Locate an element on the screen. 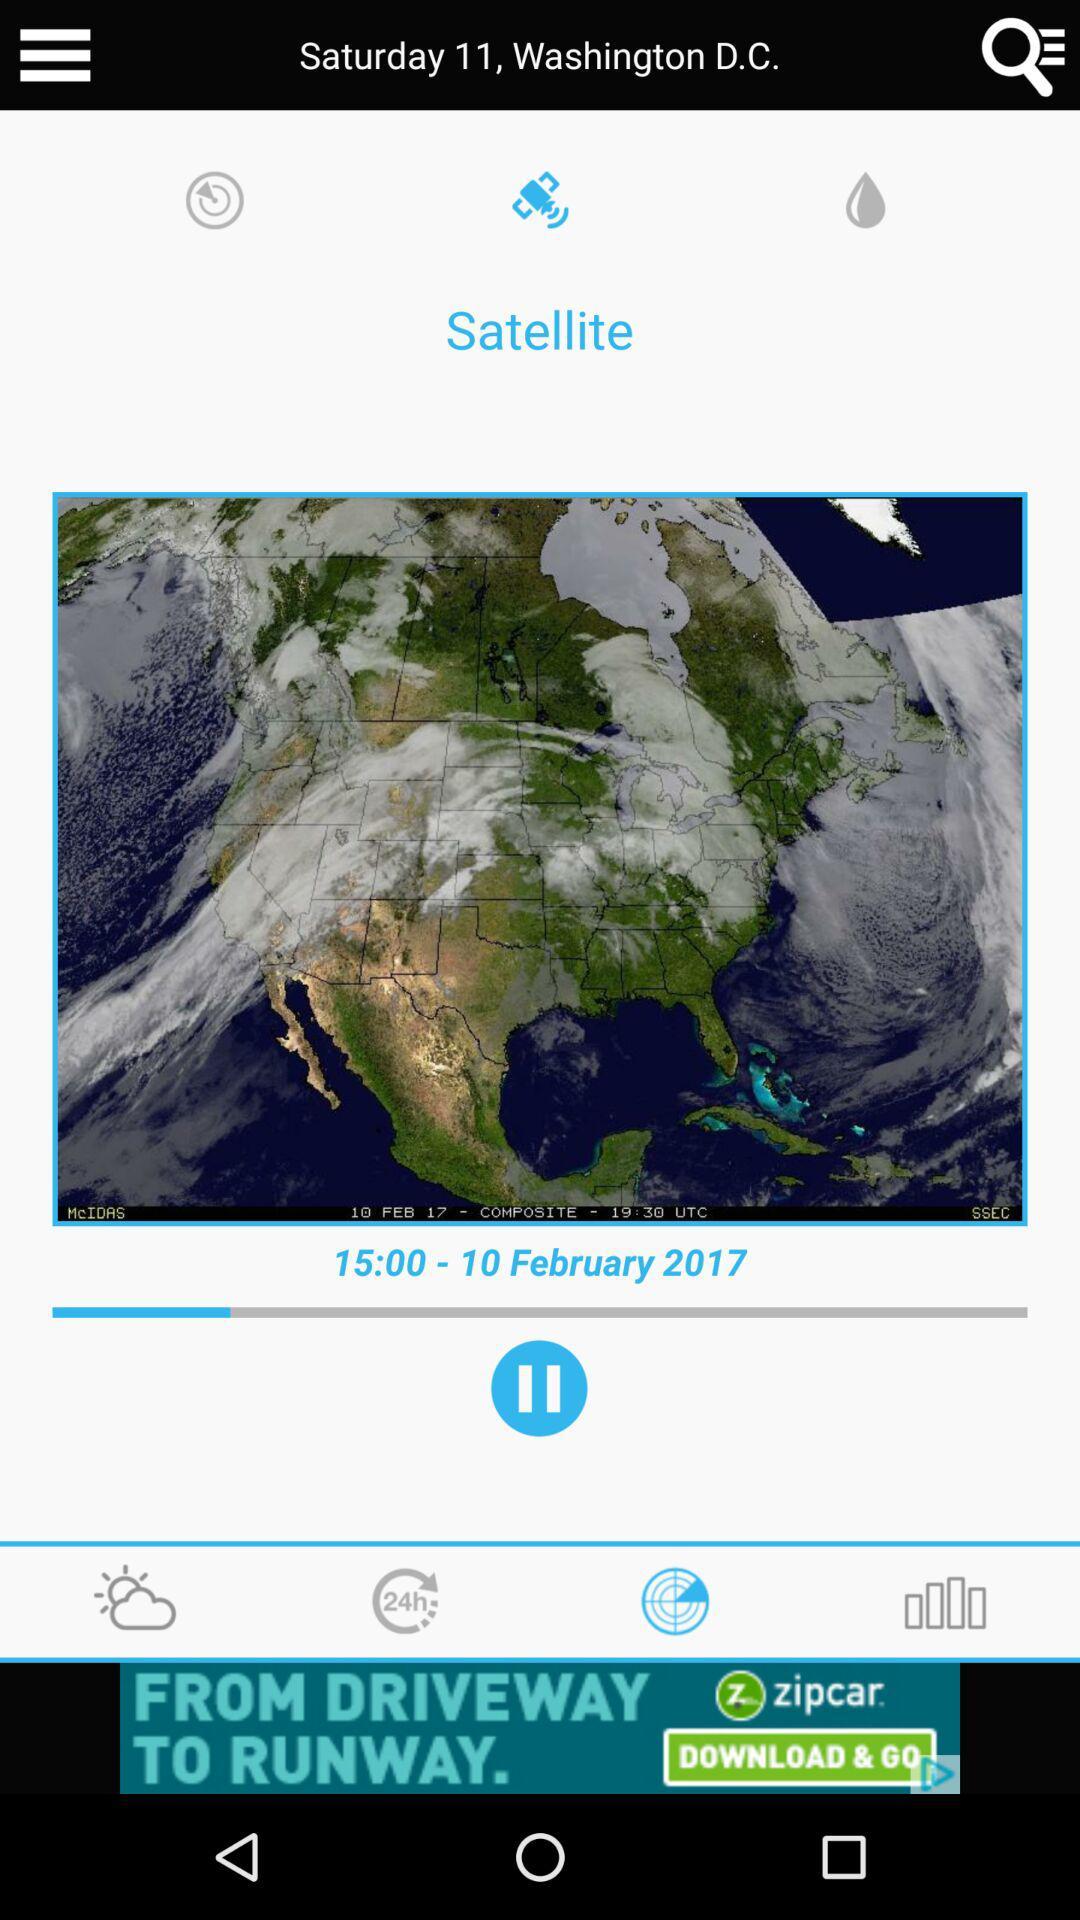 This screenshot has width=1080, height=1920. click the advertisement is located at coordinates (540, 1727).